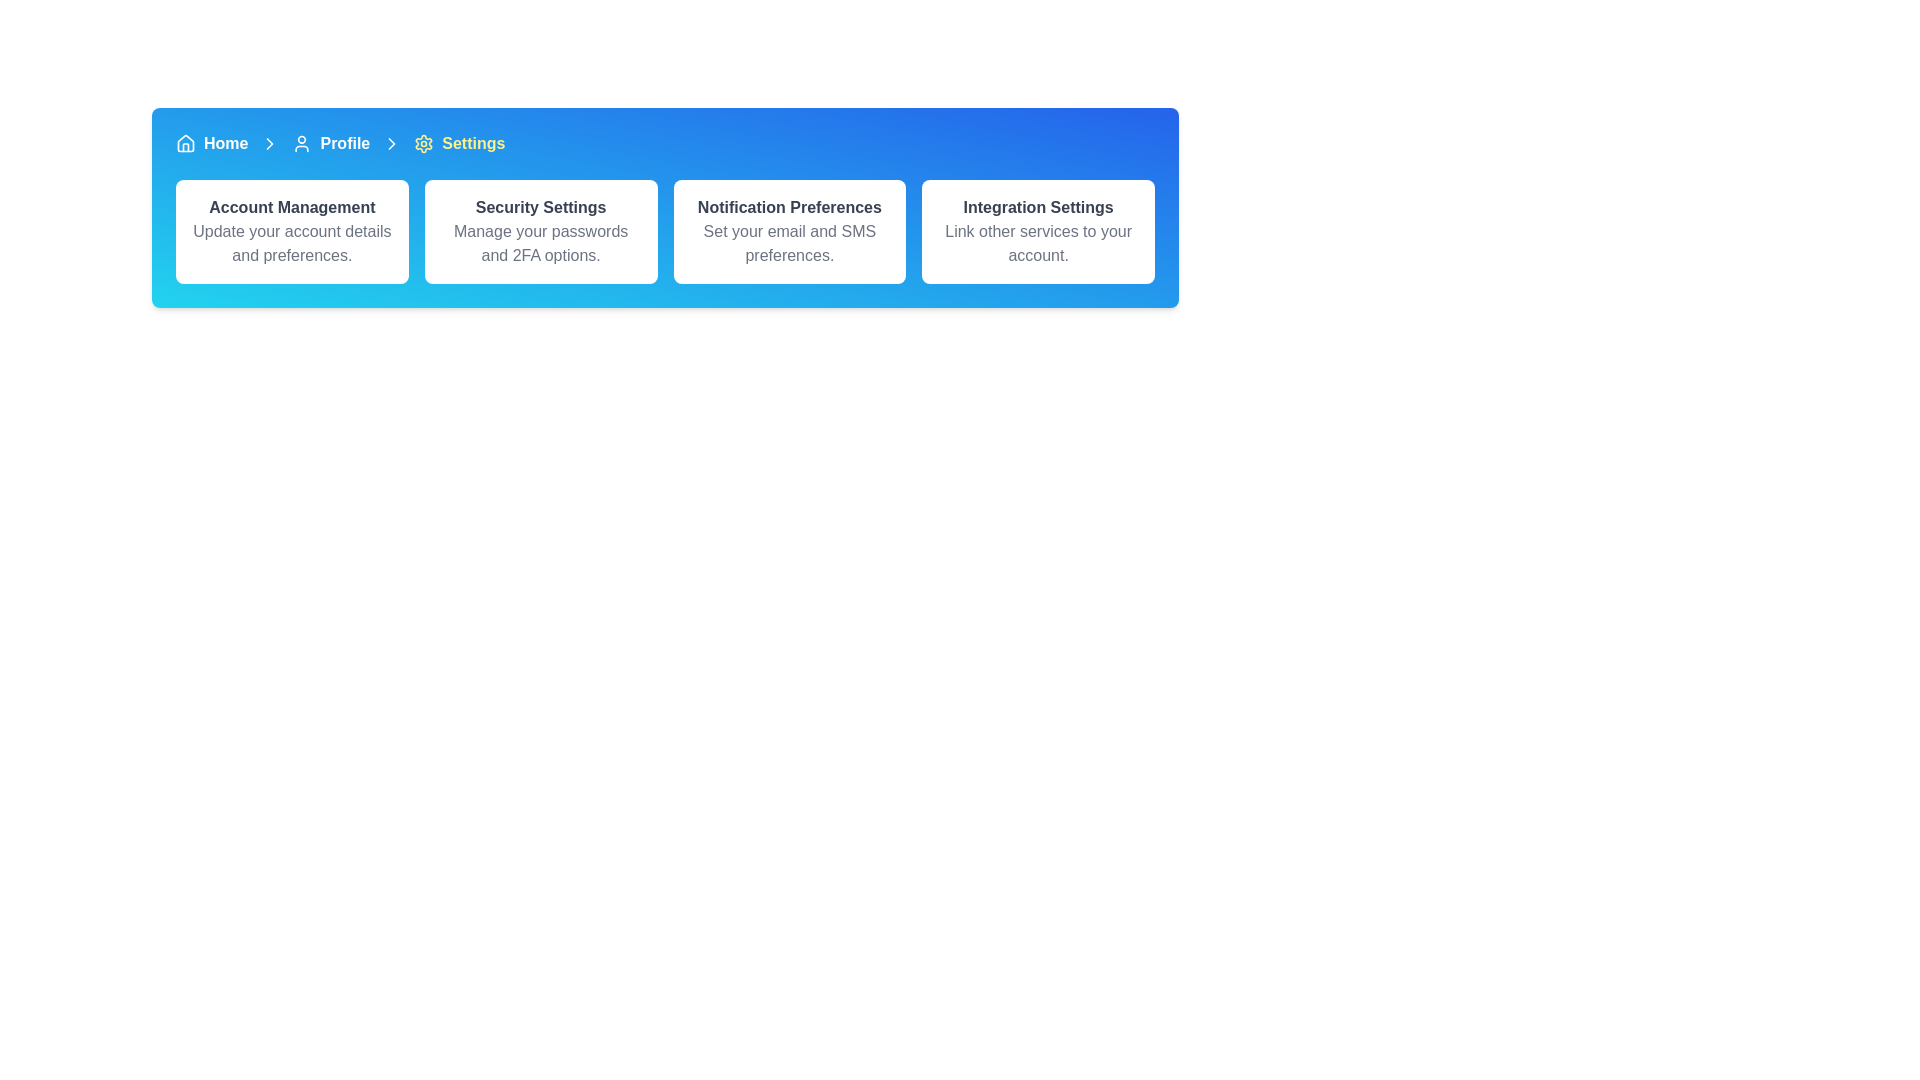  What do you see at coordinates (225, 142) in the screenshot?
I see `the hyperlink located near the left side of the navigation bar` at bounding box center [225, 142].